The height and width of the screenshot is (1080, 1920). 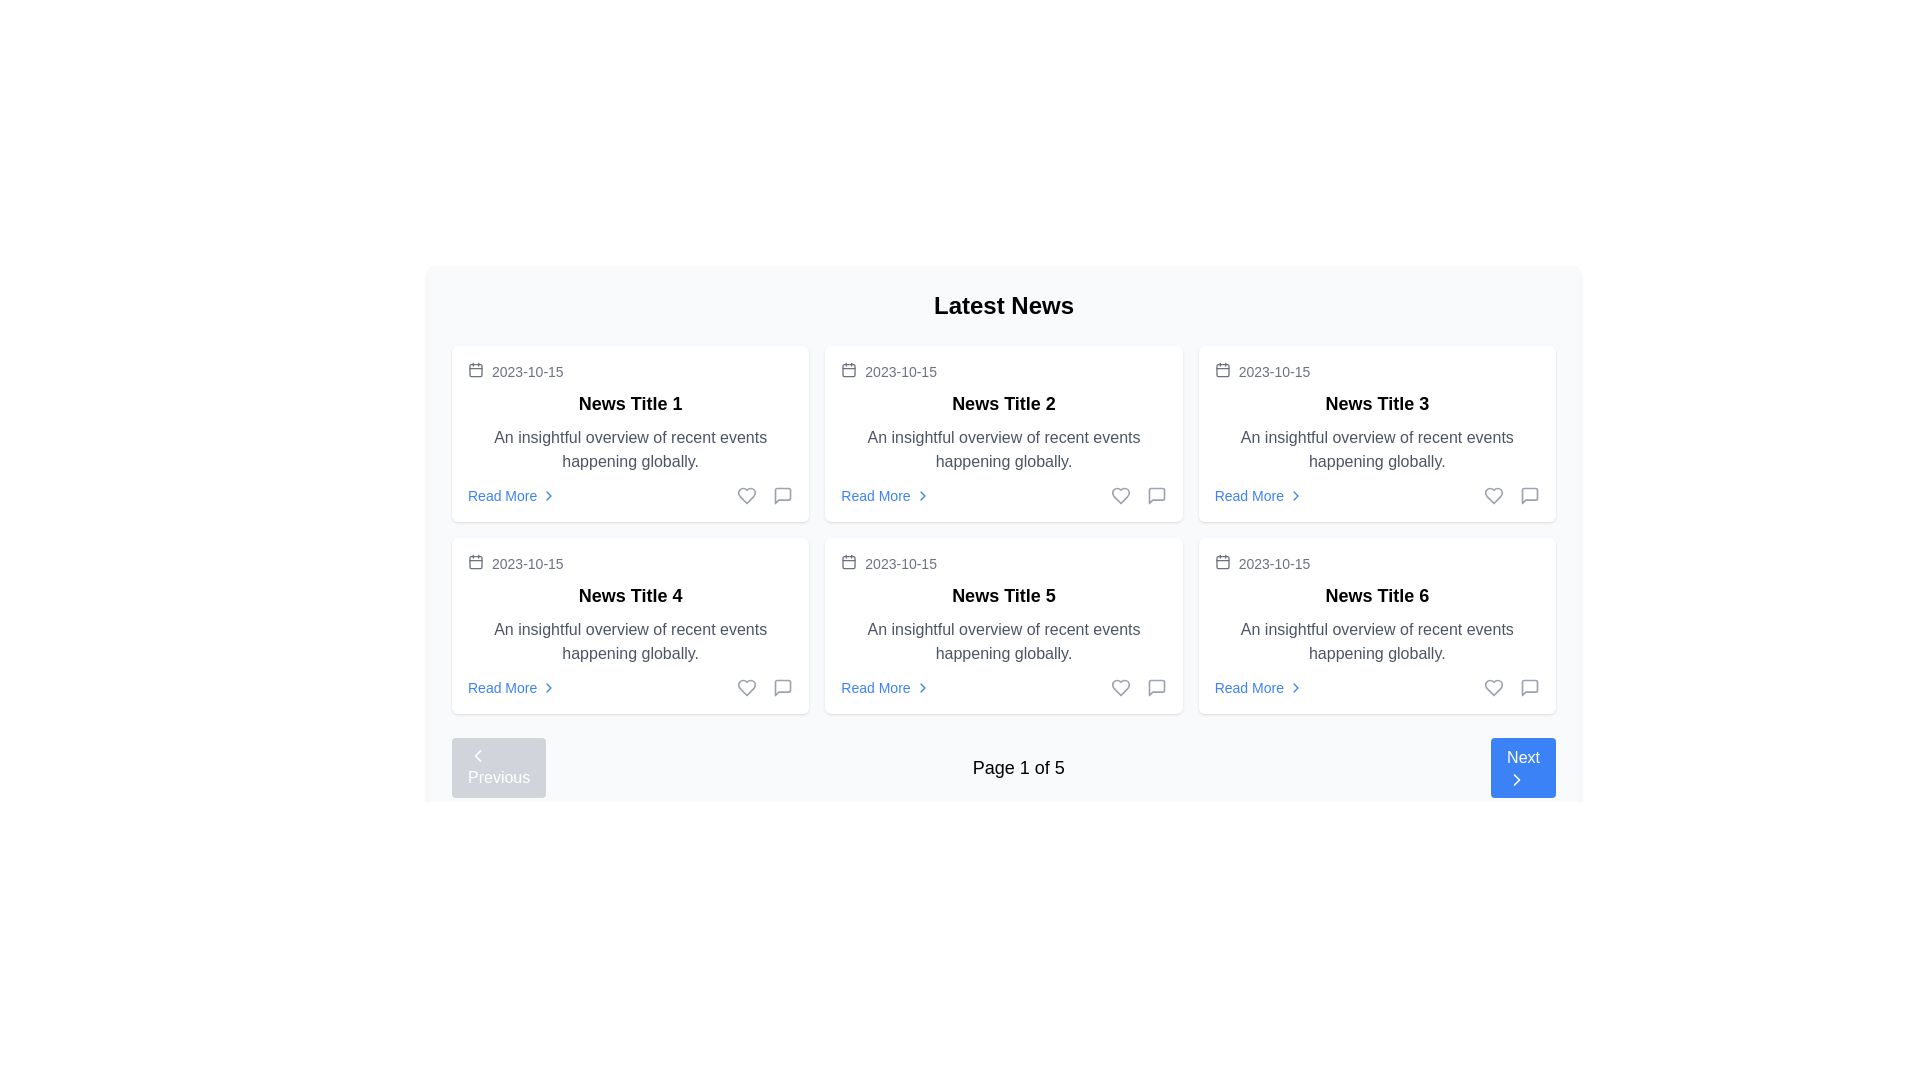 What do you see at coordinates (921, 686) in the screenshot?
I see `the right-pointing arrow icon adjacent to the 'Read More' text in the card titled 'News Title 5'` at bounding box center [921, 686].